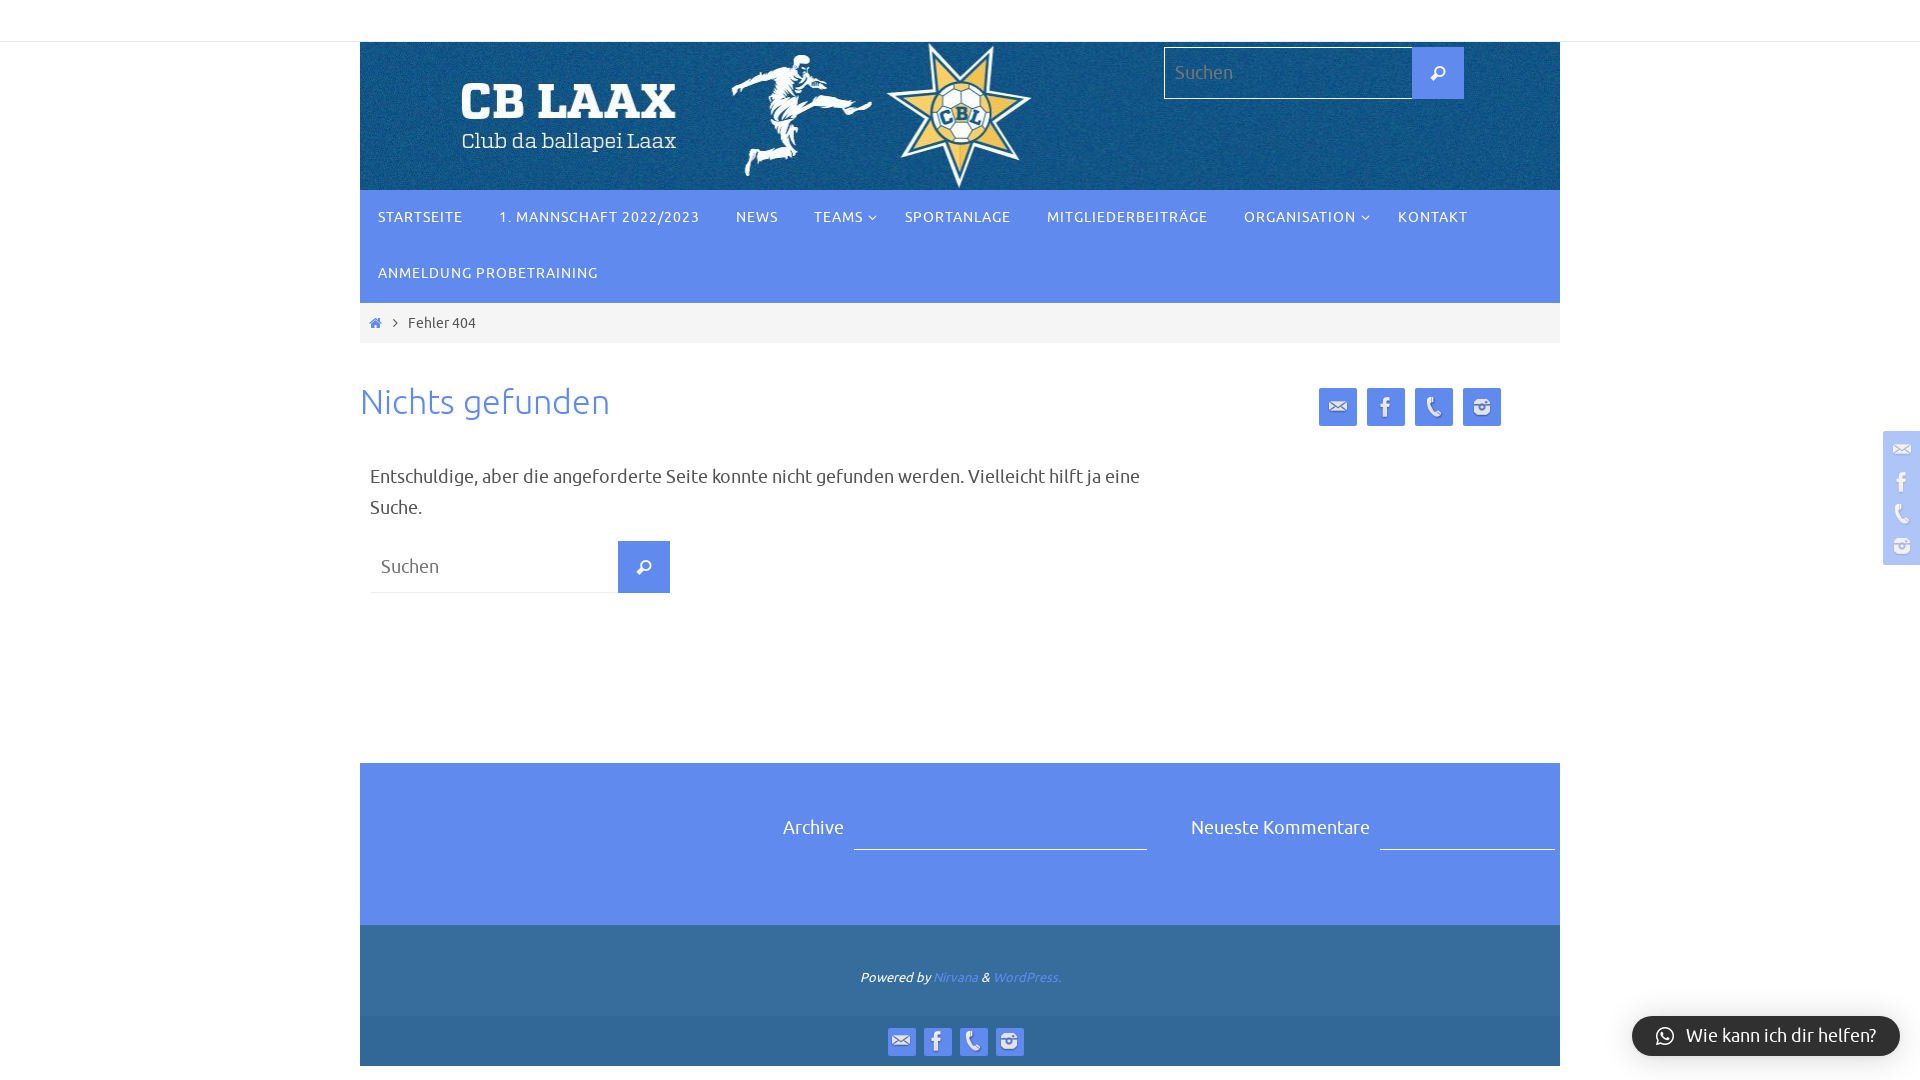  I want to click on 'Phone', so click(960, 1040).